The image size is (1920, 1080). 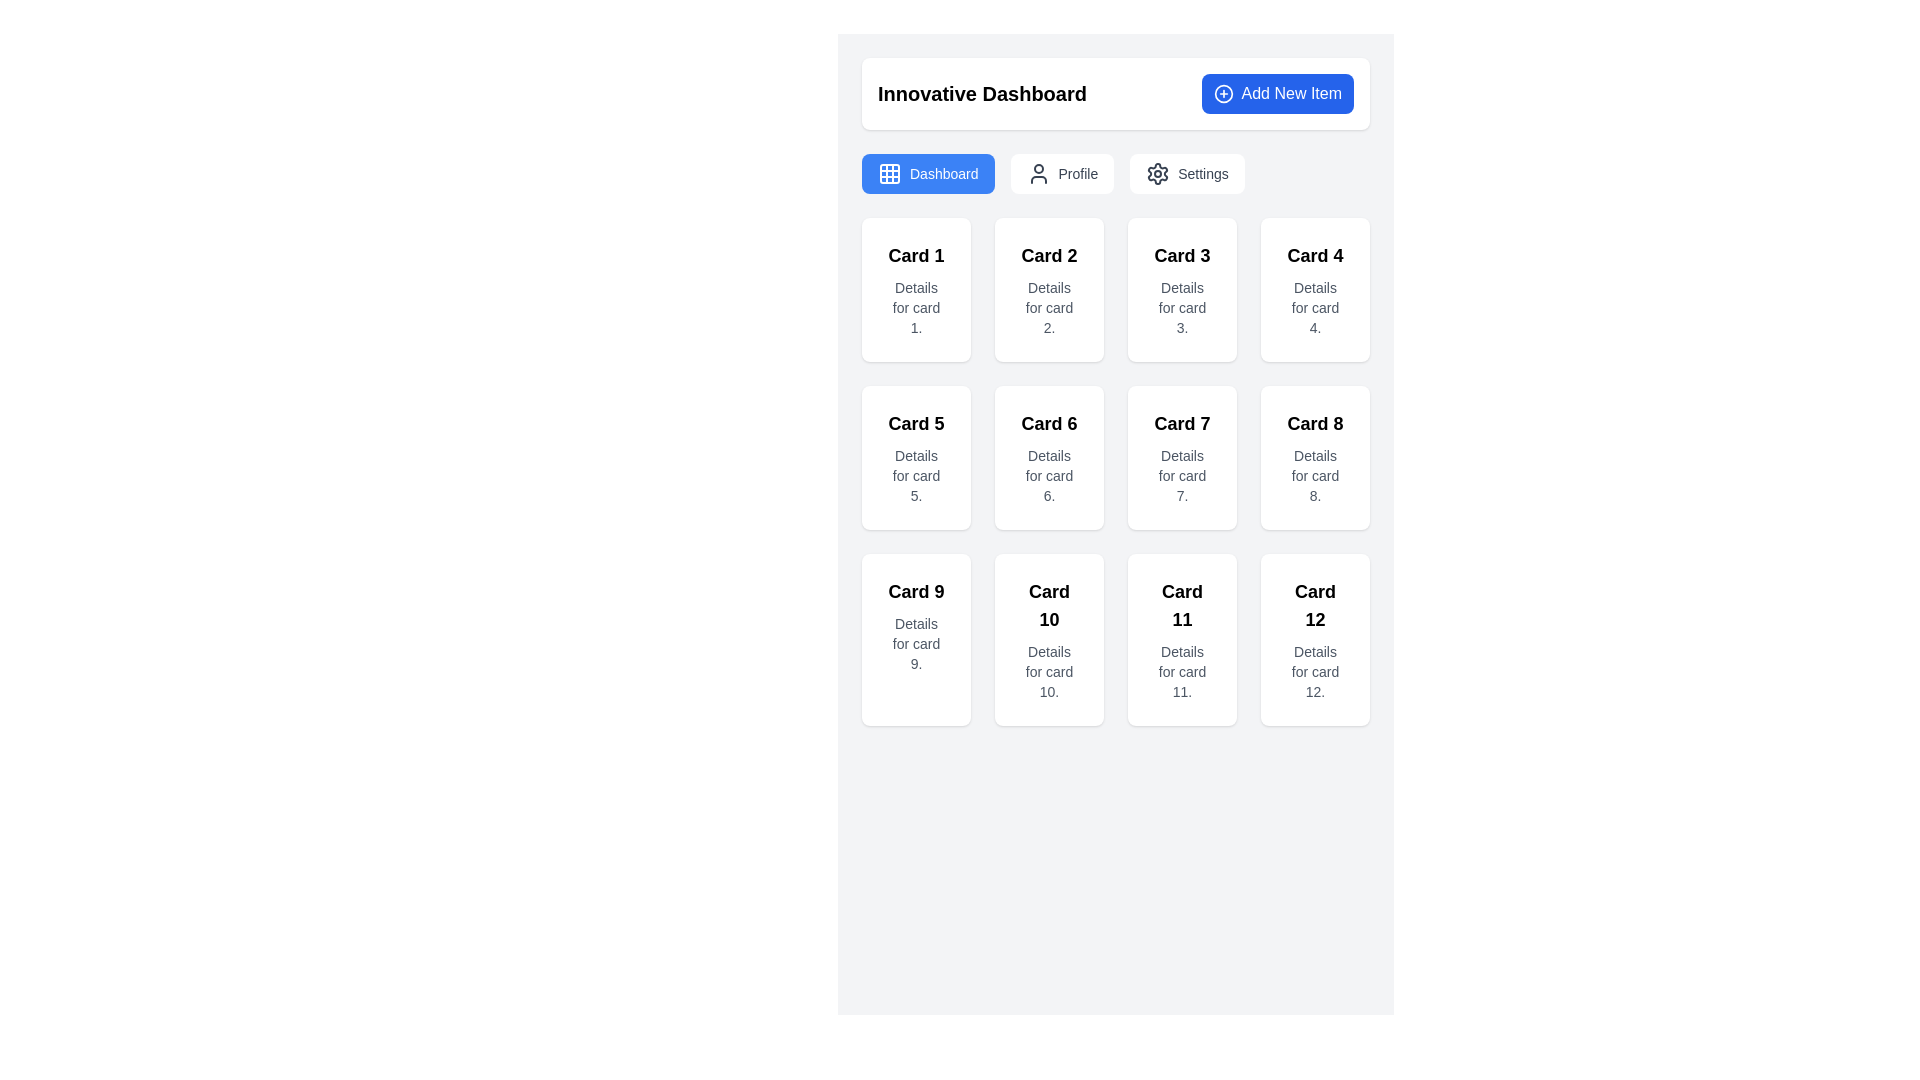 What do you see at coordinates (1061, 172) in the screenshot?
I see `the 'Profile' button` at bounding box center [1061, 172].